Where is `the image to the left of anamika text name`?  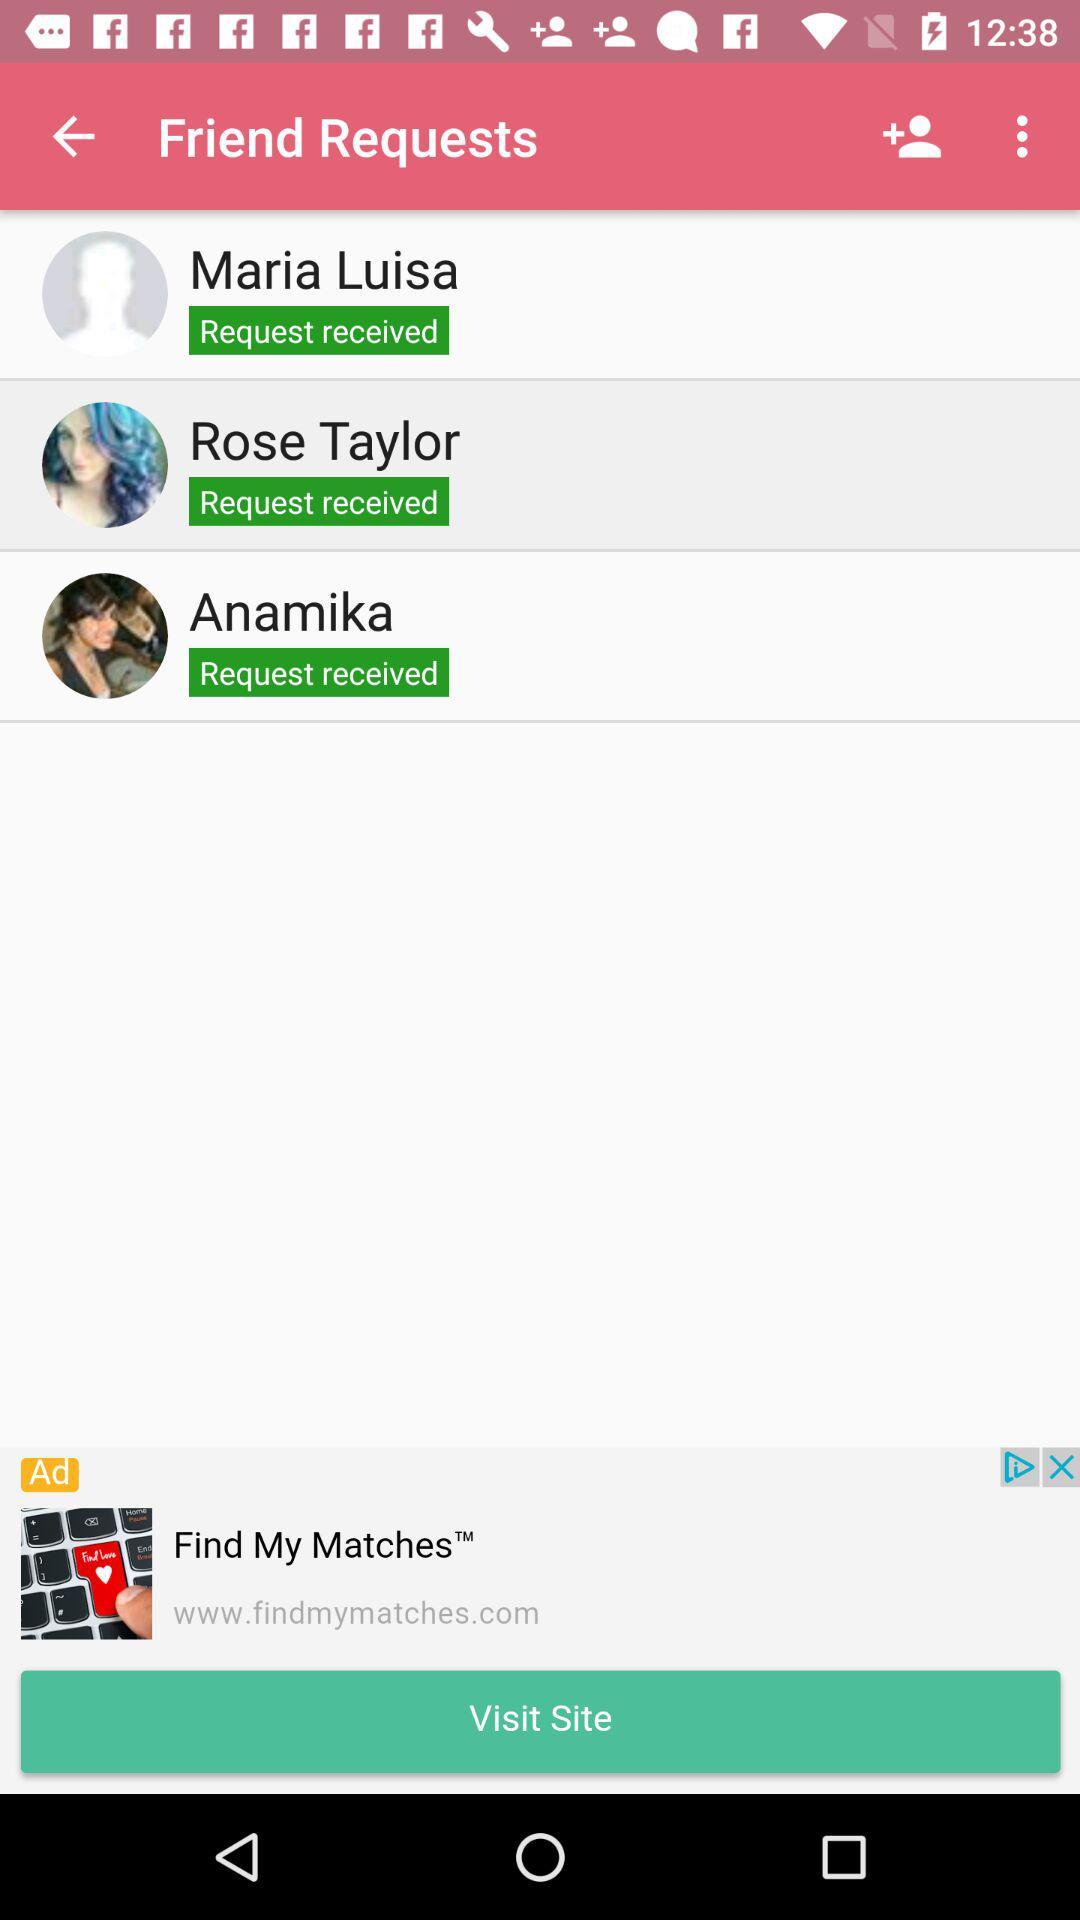 the image to the left of anamika text name is located at coordinates (104, 634).